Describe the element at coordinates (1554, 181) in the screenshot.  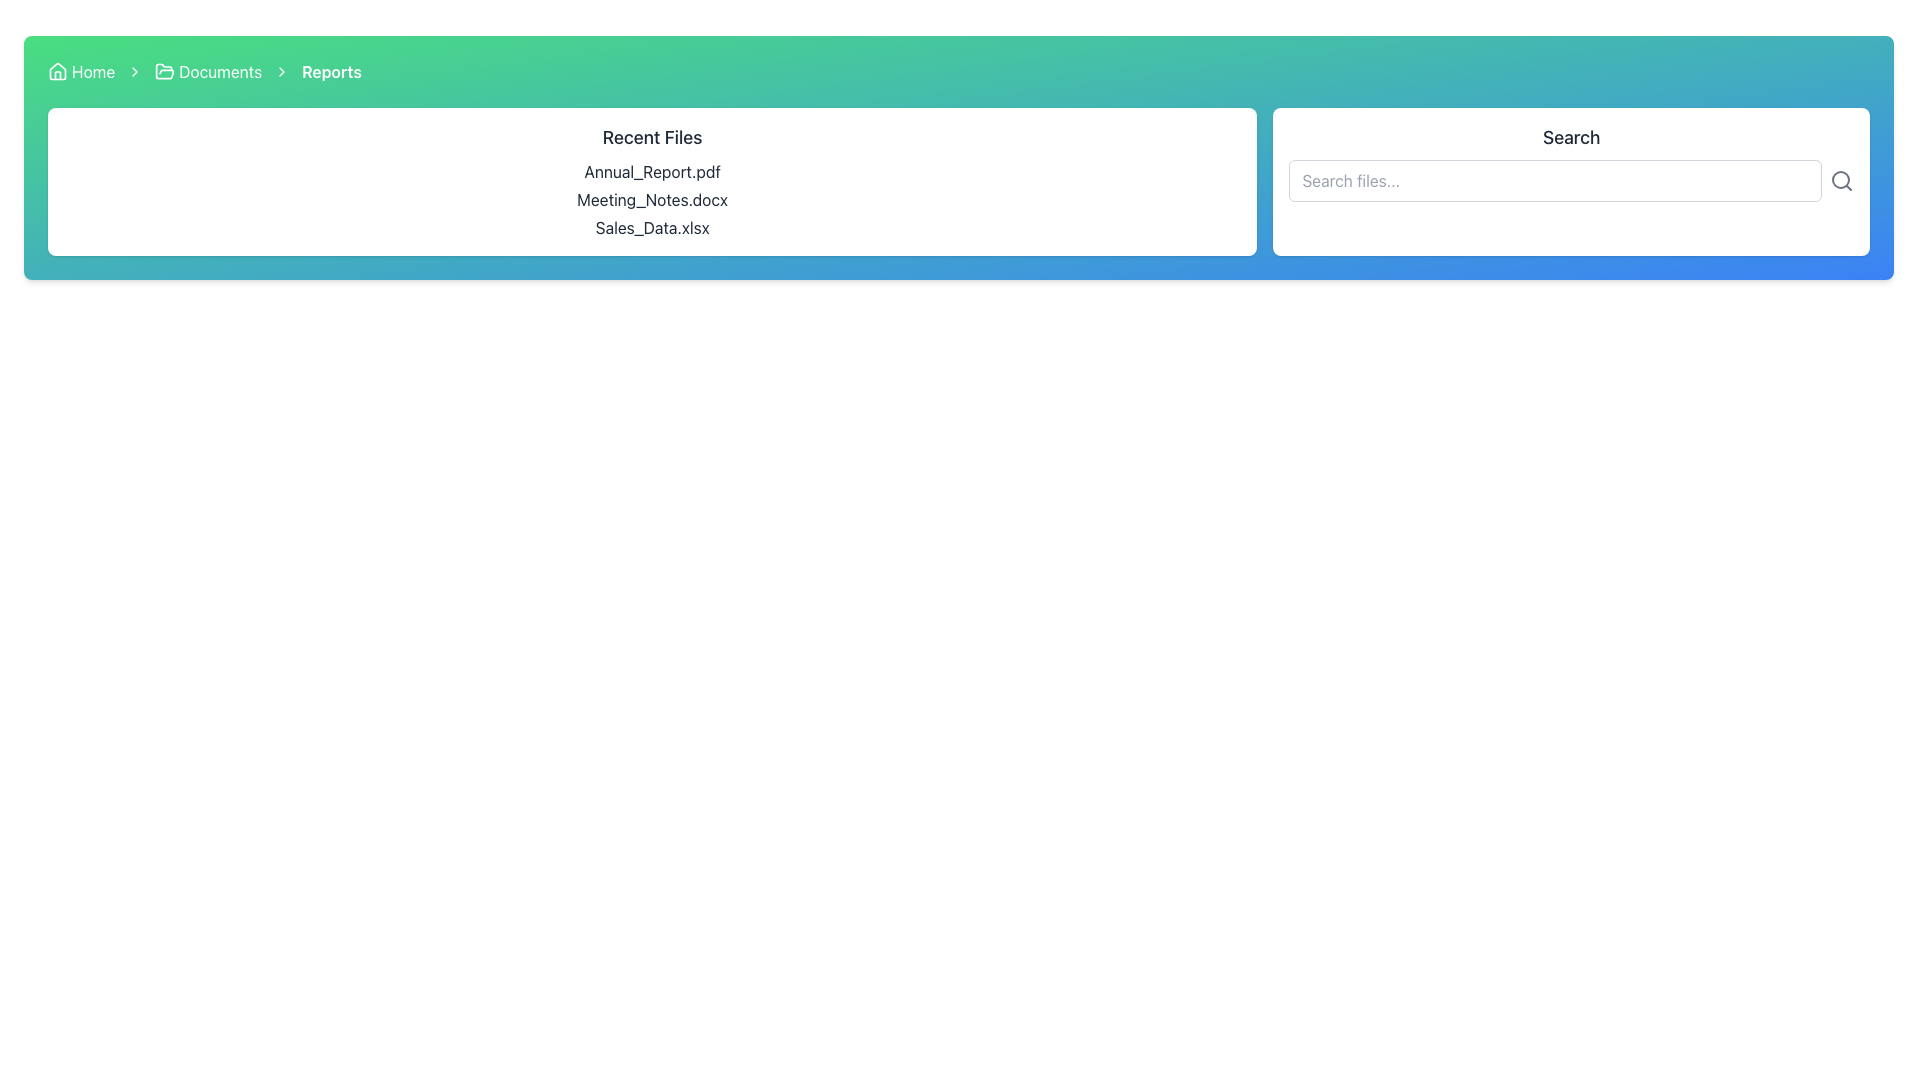
I see `to select text in the search input field located in the 'Search' section of the interface` at that location.